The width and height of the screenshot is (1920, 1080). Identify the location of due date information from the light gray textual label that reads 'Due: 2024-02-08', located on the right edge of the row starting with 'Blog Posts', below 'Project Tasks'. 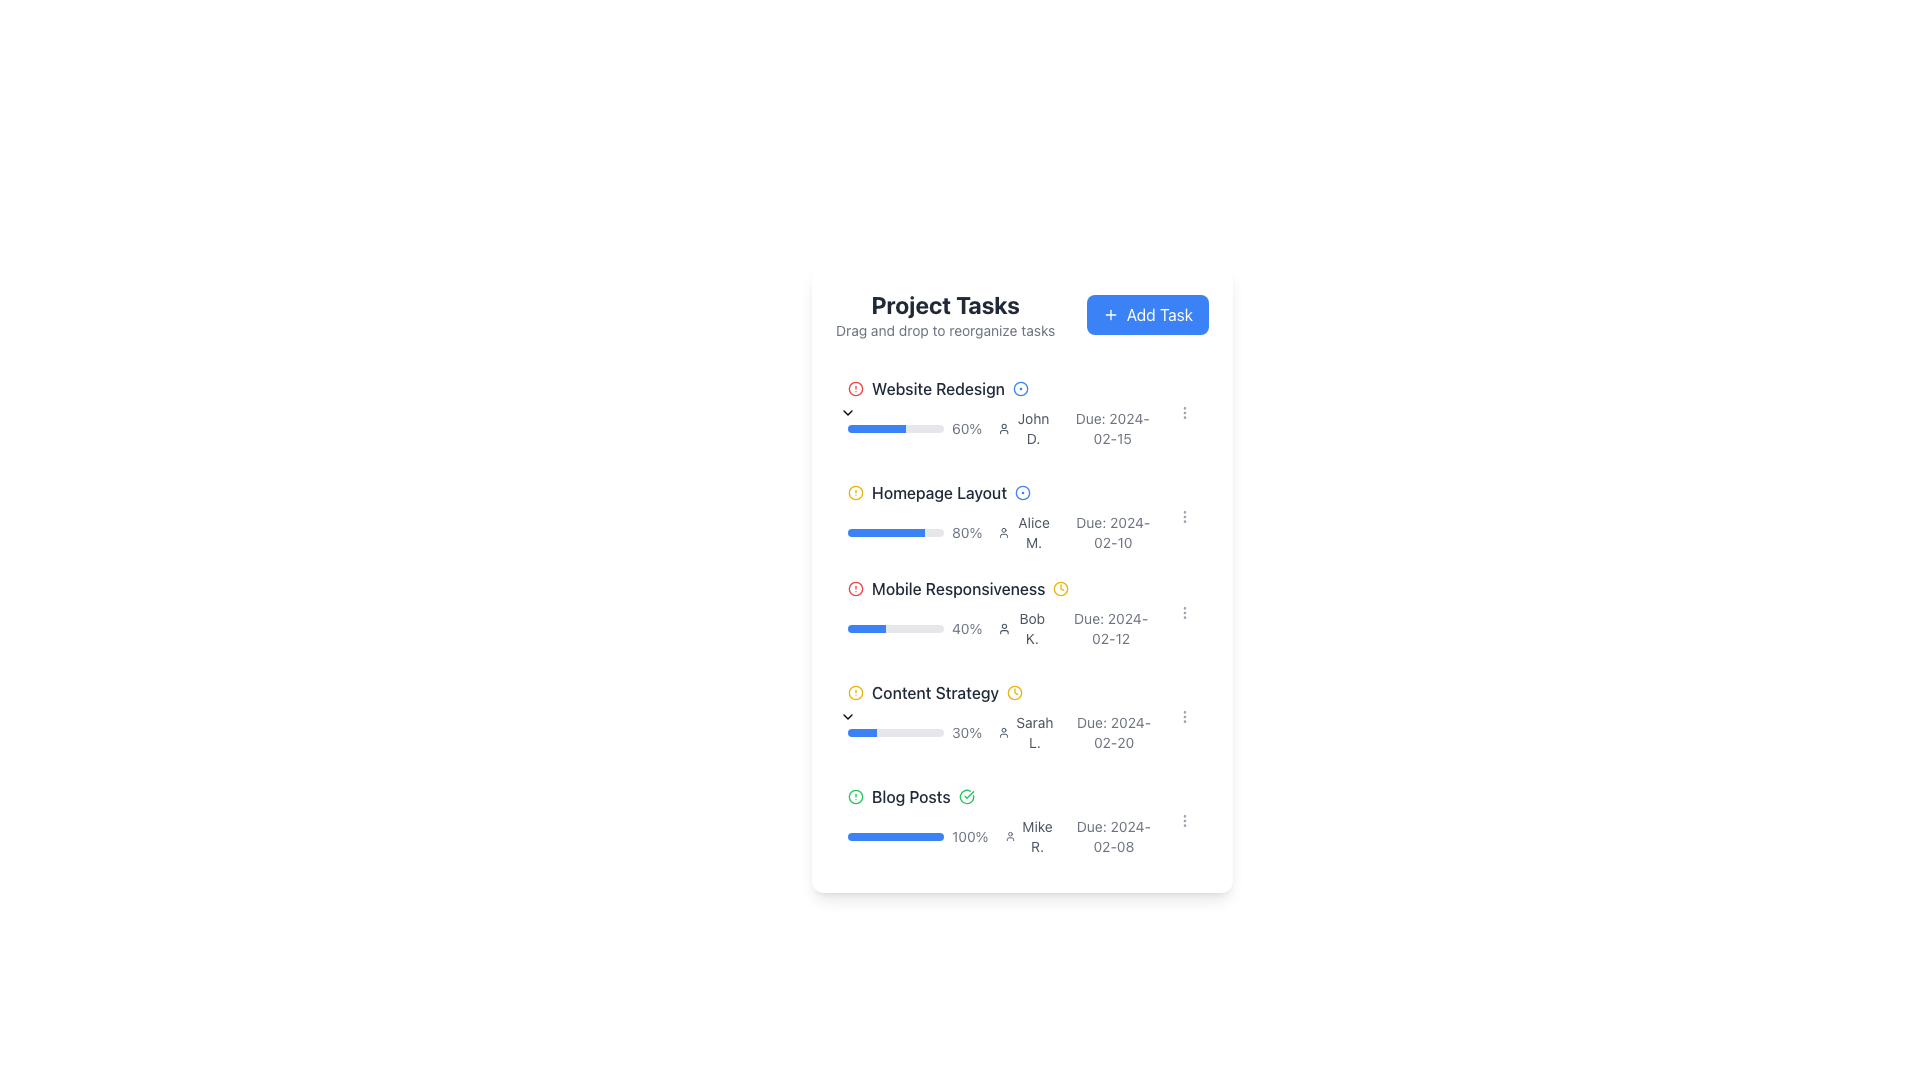
(1112, 837).